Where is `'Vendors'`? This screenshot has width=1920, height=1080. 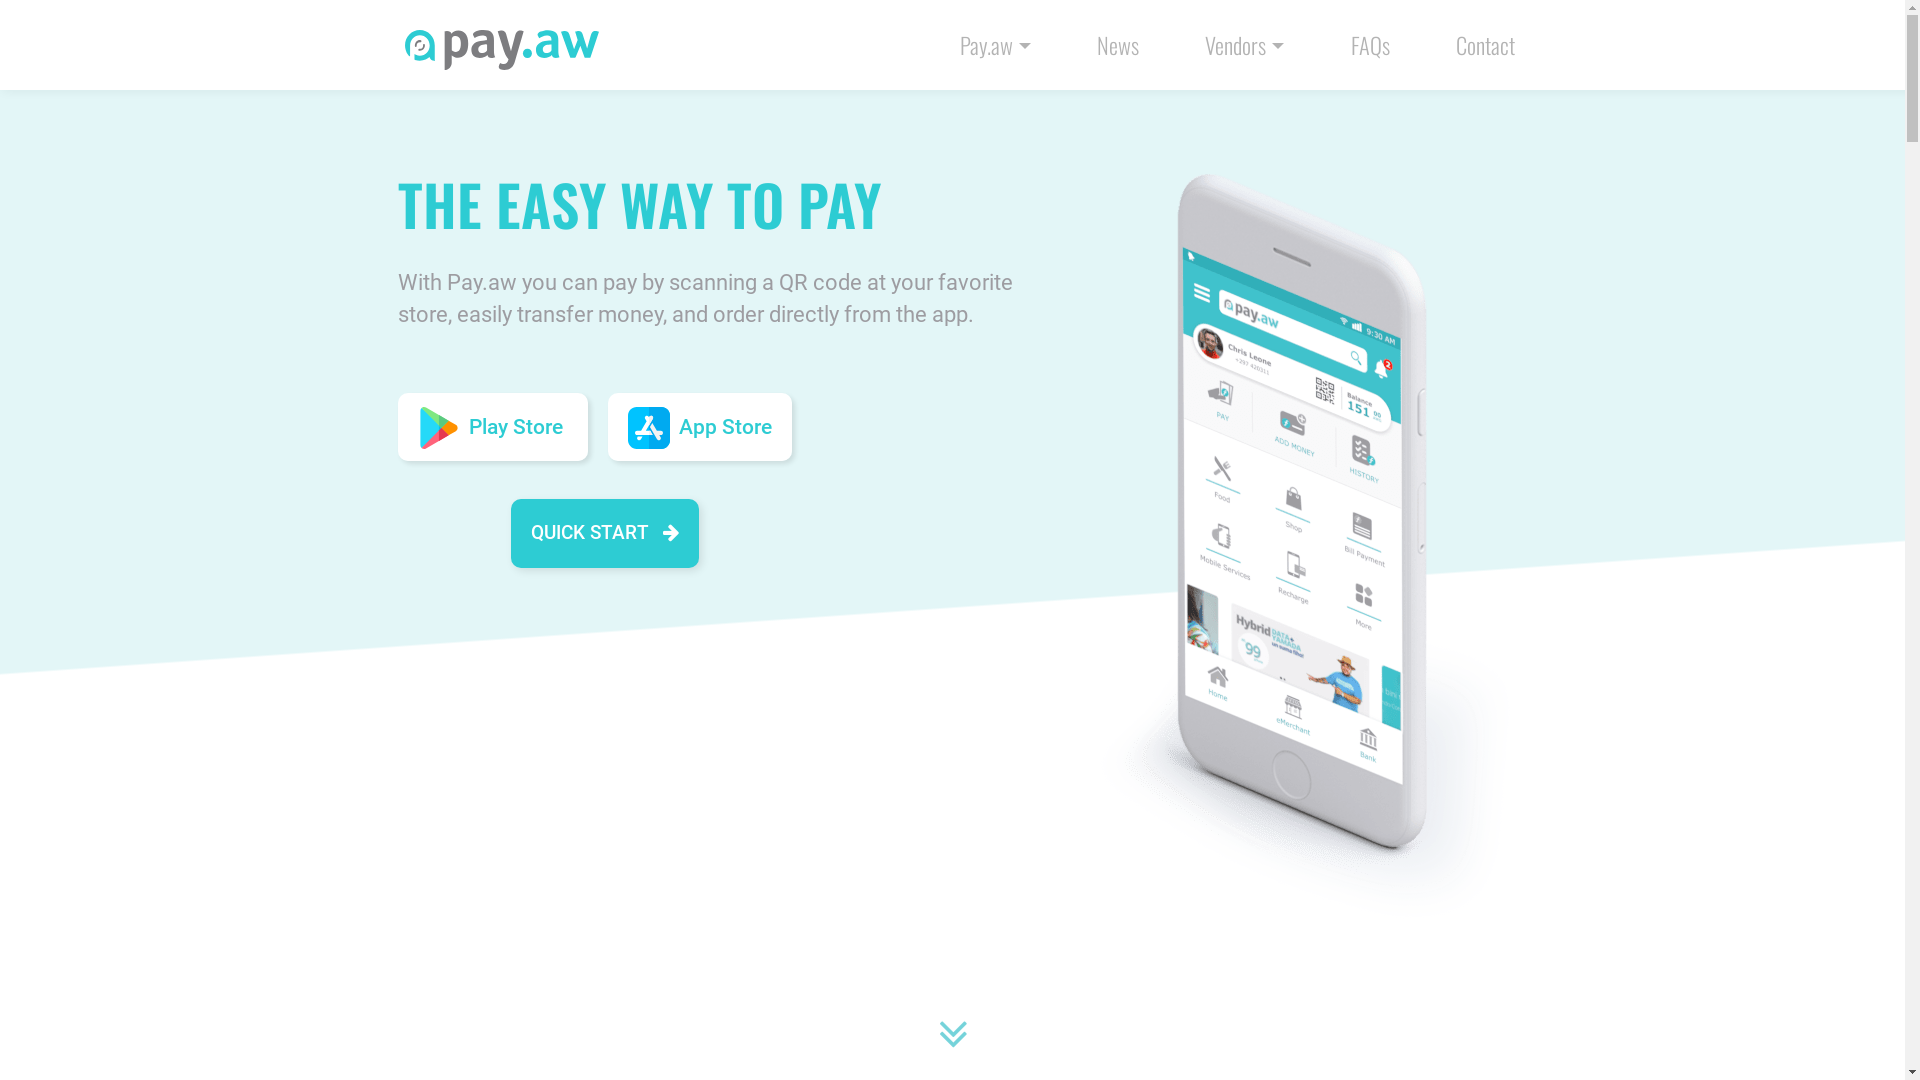
'Vendors' is located at coordinates (1243, 44).